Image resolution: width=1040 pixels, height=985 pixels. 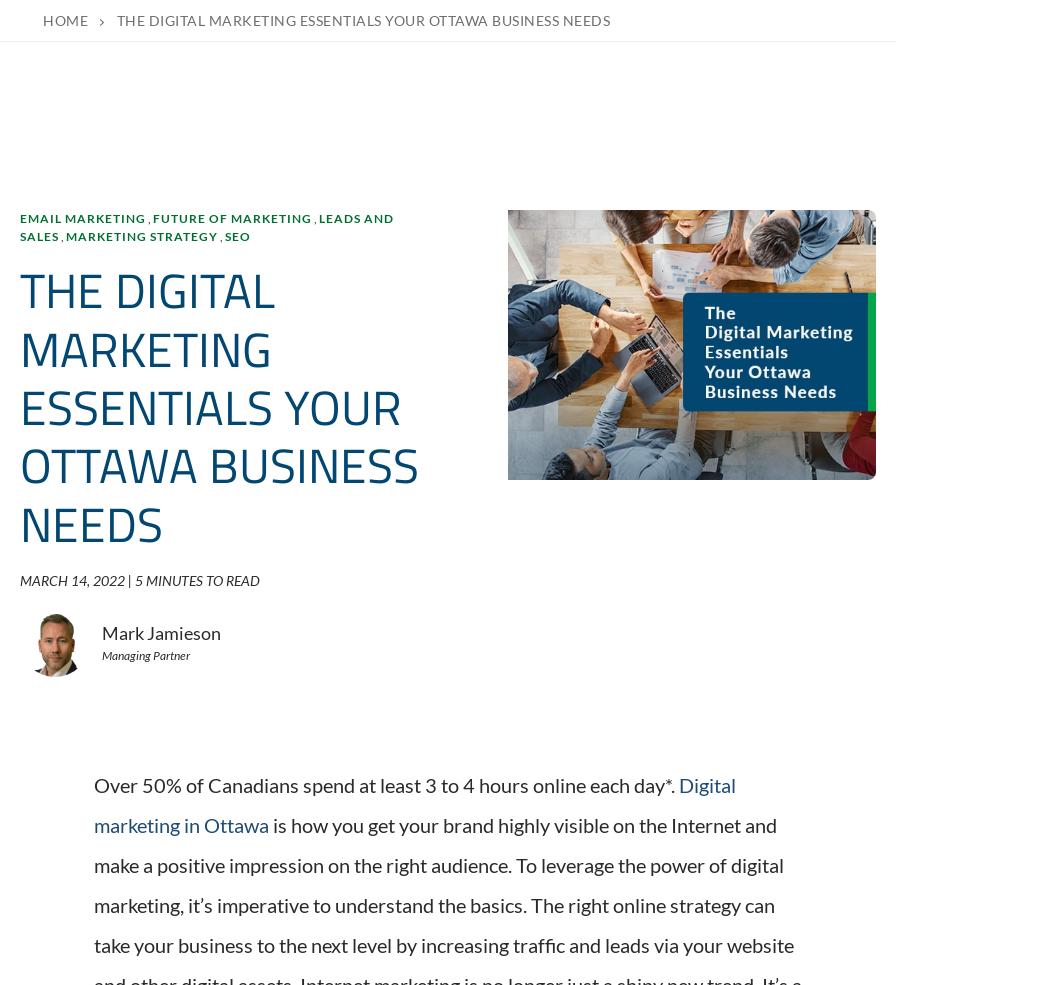 What do you see at coordinates (94, 815) in the screenshot?
I see `'September 20, 2023  |'` at bounding box center [94, 815].